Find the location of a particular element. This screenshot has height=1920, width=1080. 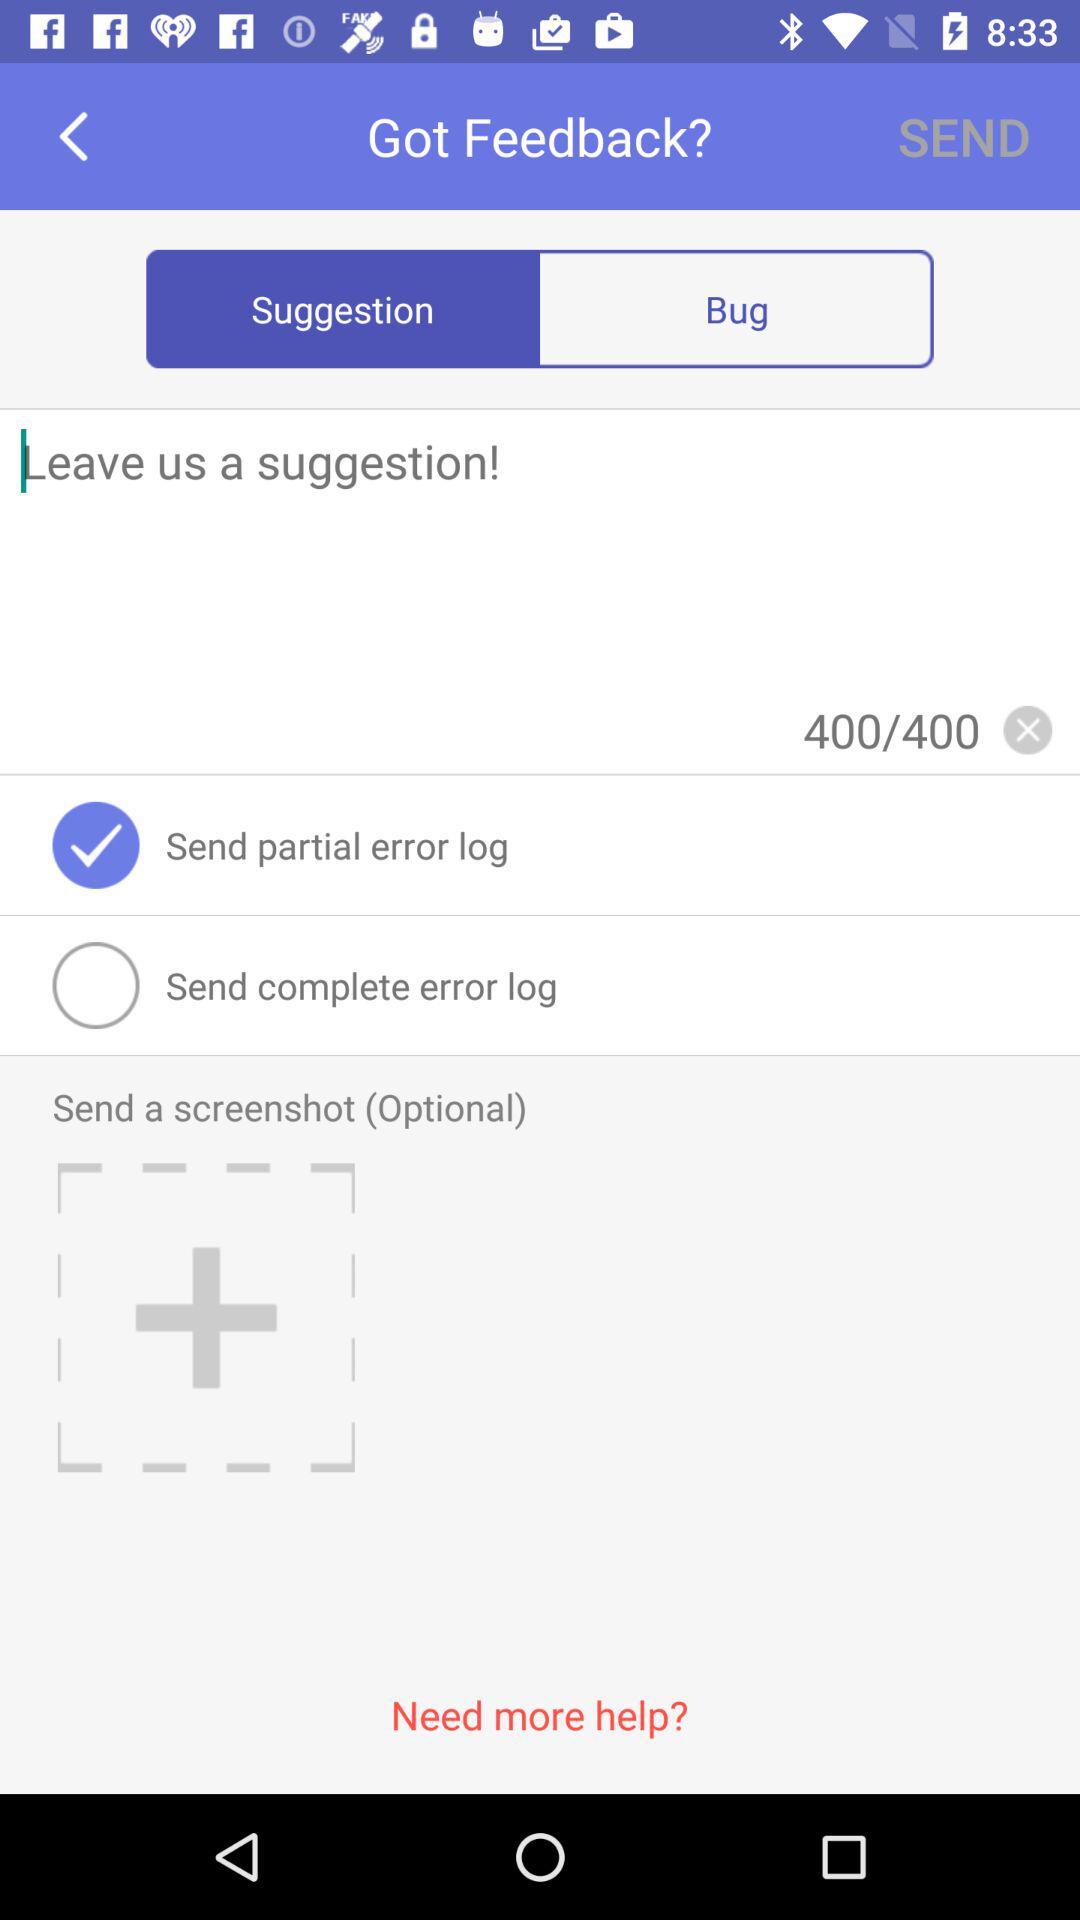

the item next to send partial error is located at coordinates (96, 845).